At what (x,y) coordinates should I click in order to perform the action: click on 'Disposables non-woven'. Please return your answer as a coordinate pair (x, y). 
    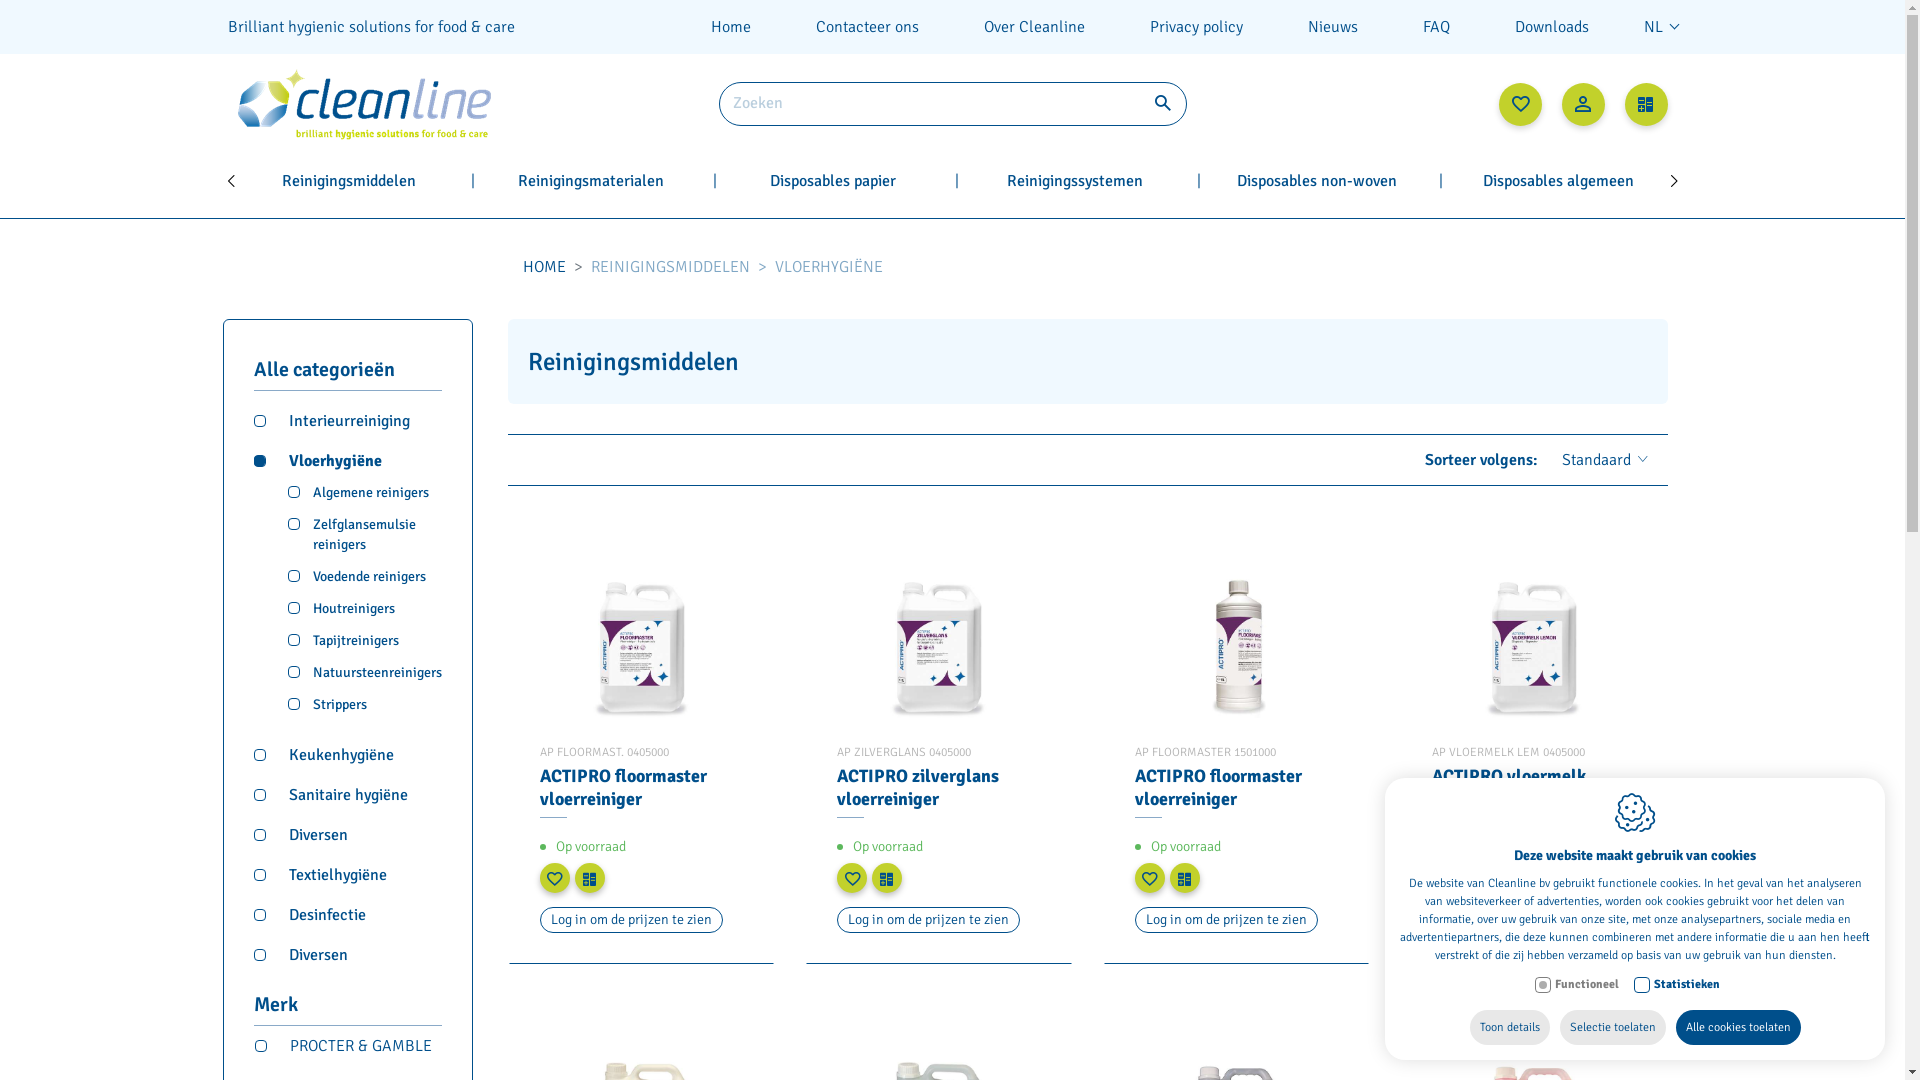
    Looking at the image, I should click on (1315, 181).